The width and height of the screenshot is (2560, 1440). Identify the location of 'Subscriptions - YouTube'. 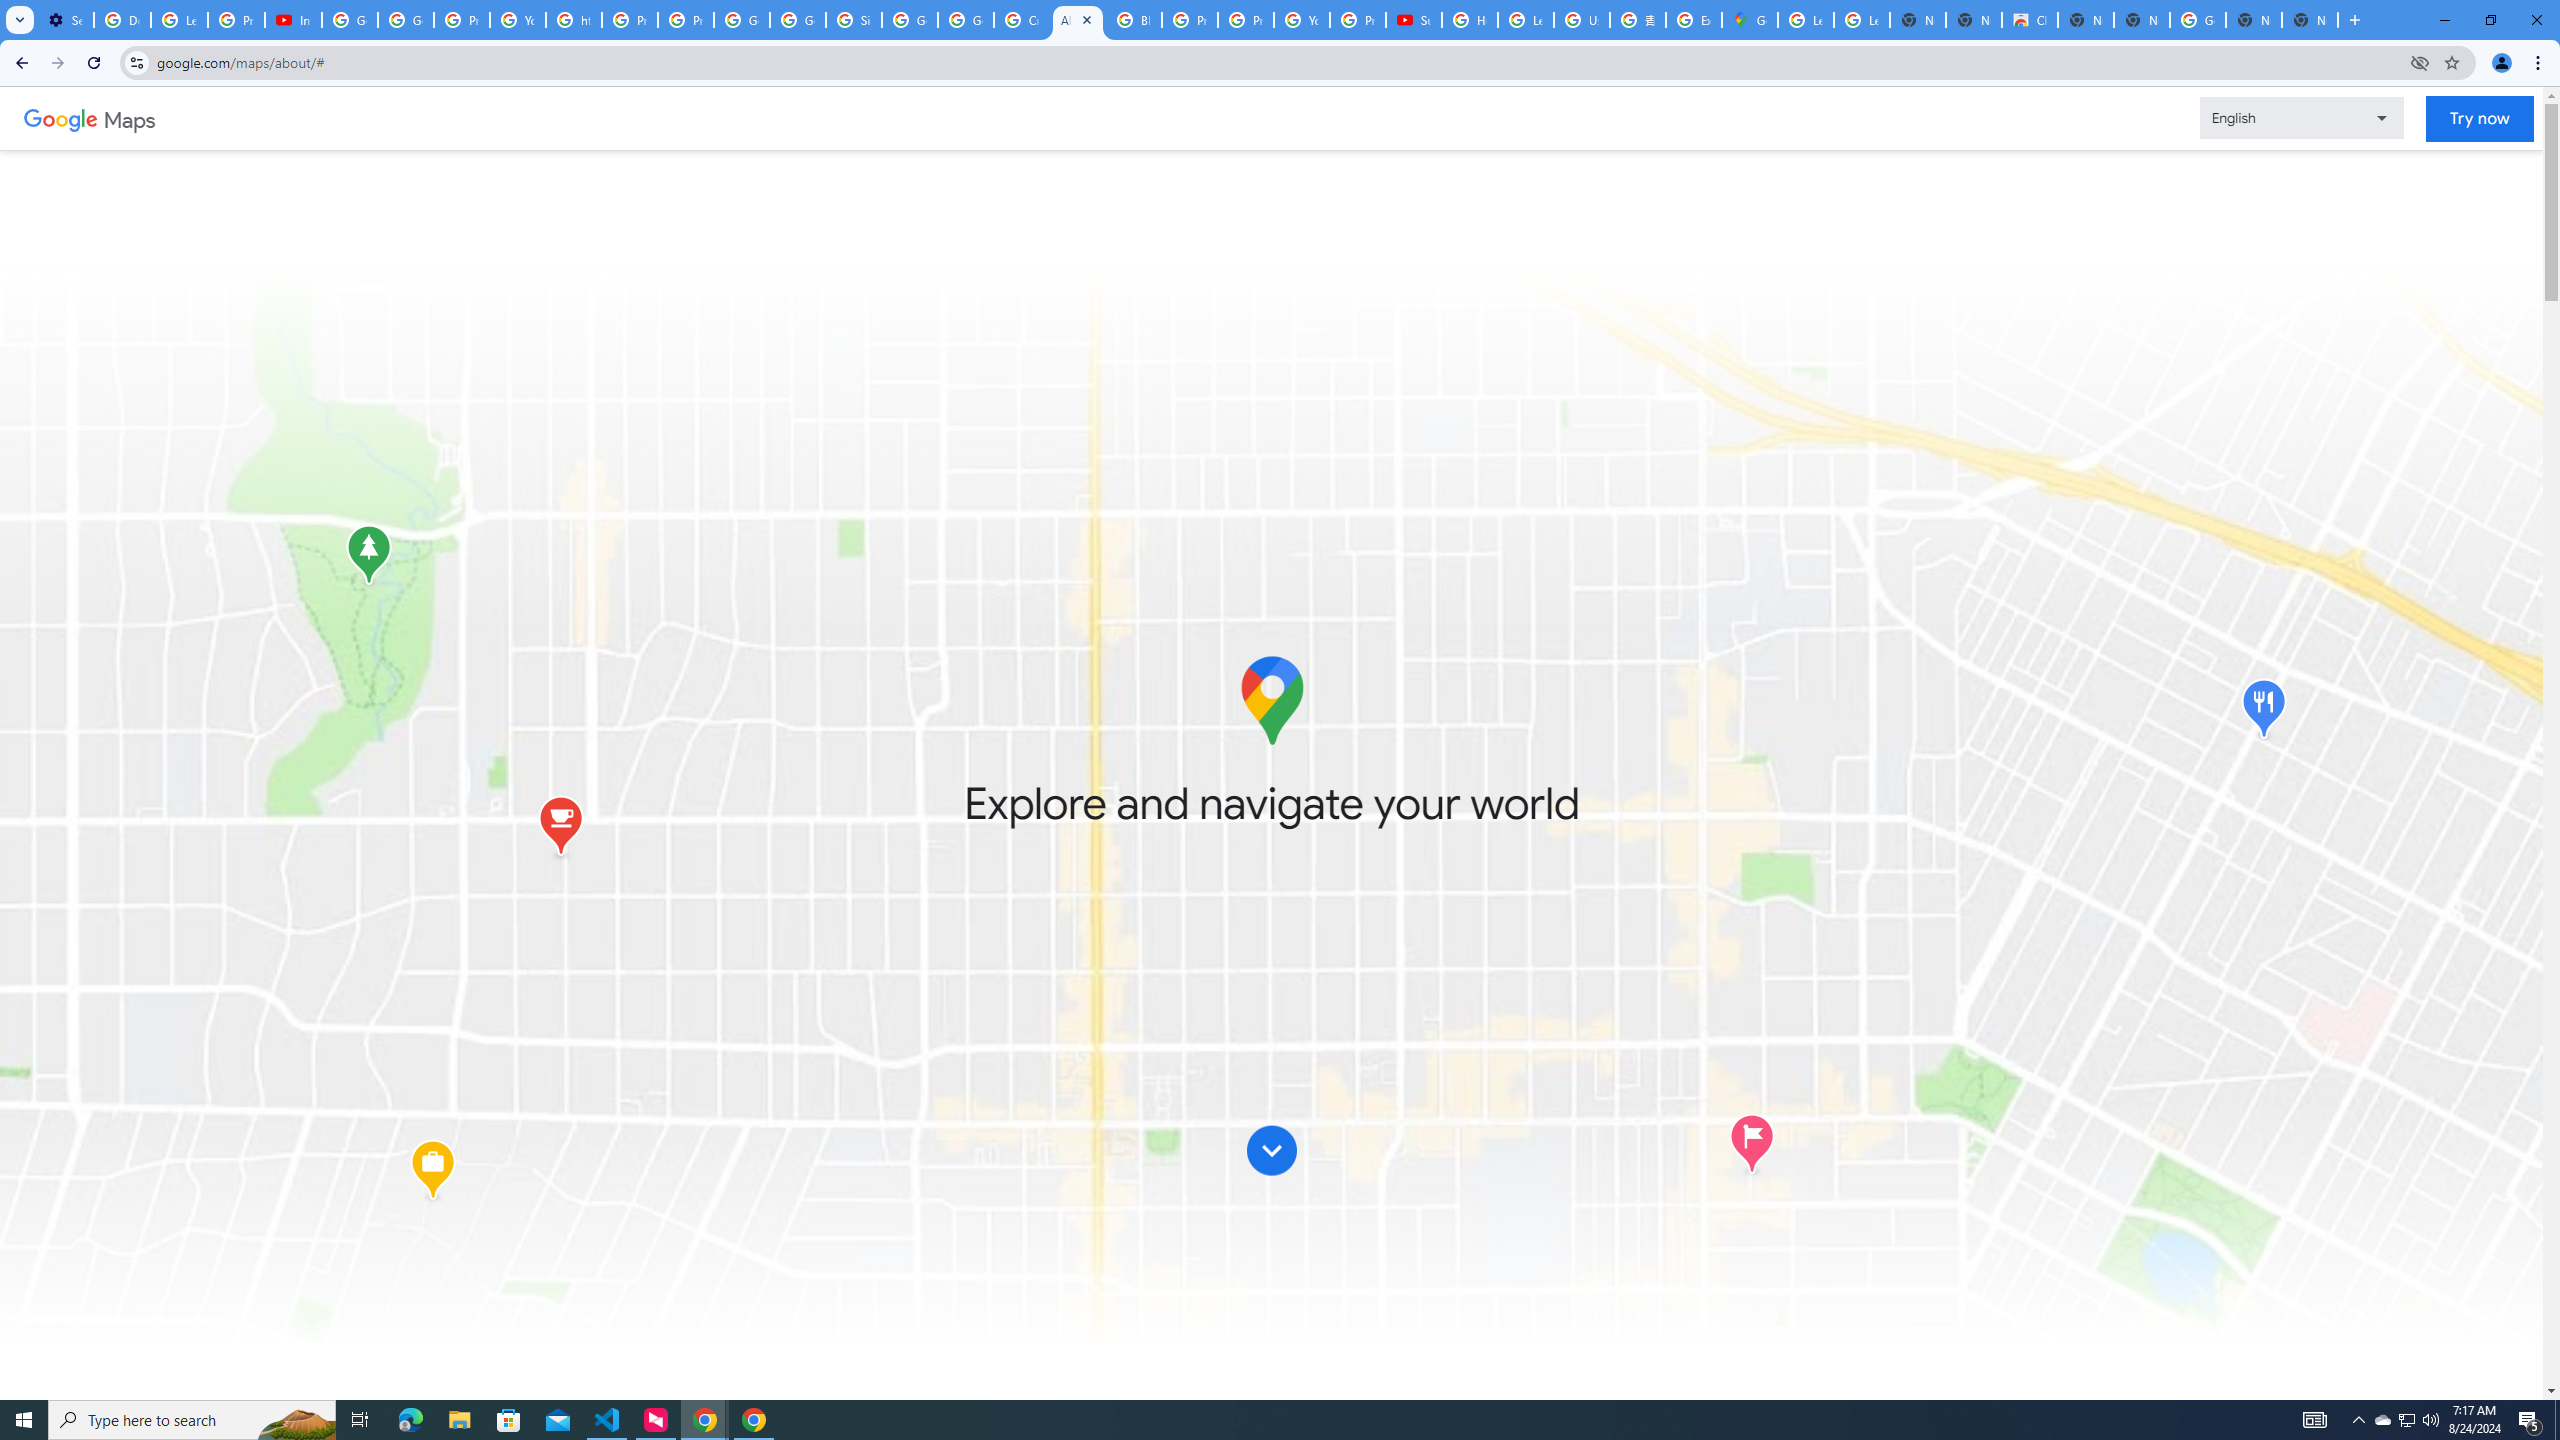
(1414, 19).